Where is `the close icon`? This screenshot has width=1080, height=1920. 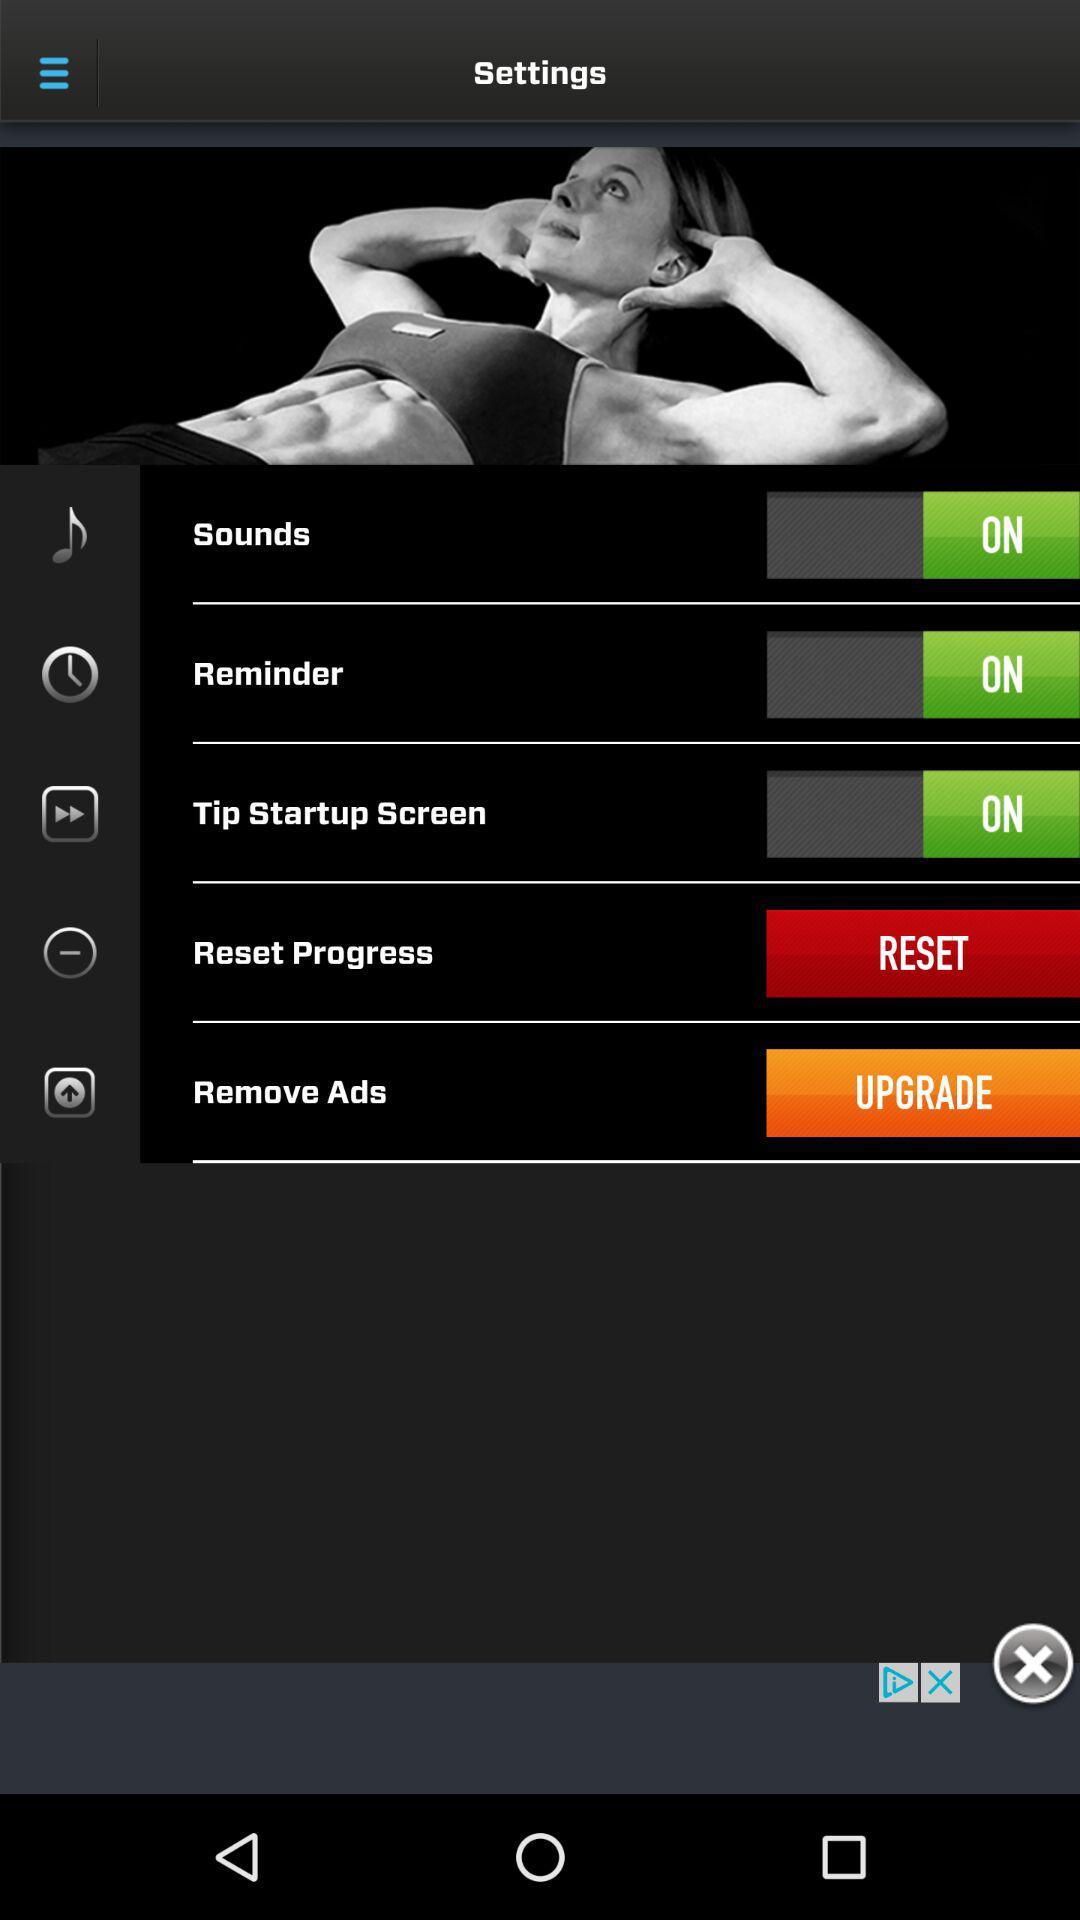 the close icon is located at coordinates (1032, 1667).